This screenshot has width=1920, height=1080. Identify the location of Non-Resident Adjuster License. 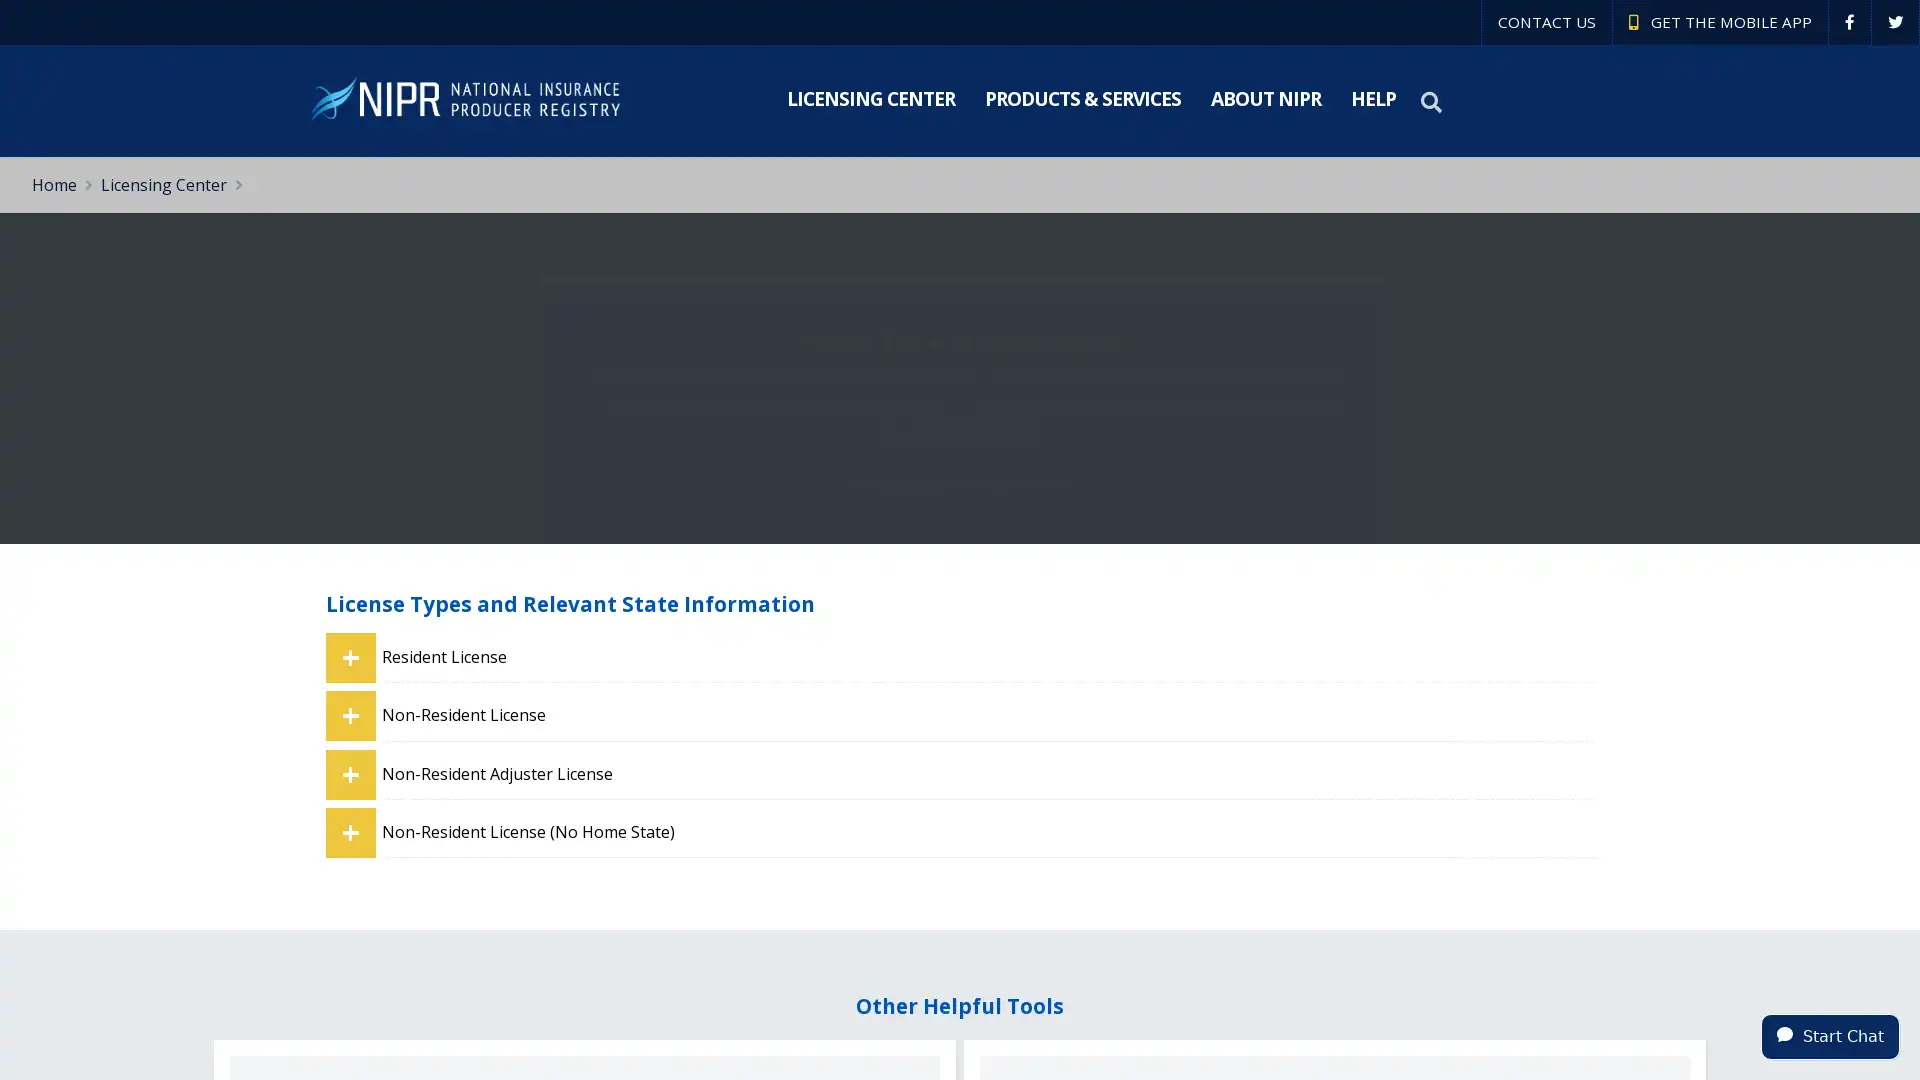
(988, 772).